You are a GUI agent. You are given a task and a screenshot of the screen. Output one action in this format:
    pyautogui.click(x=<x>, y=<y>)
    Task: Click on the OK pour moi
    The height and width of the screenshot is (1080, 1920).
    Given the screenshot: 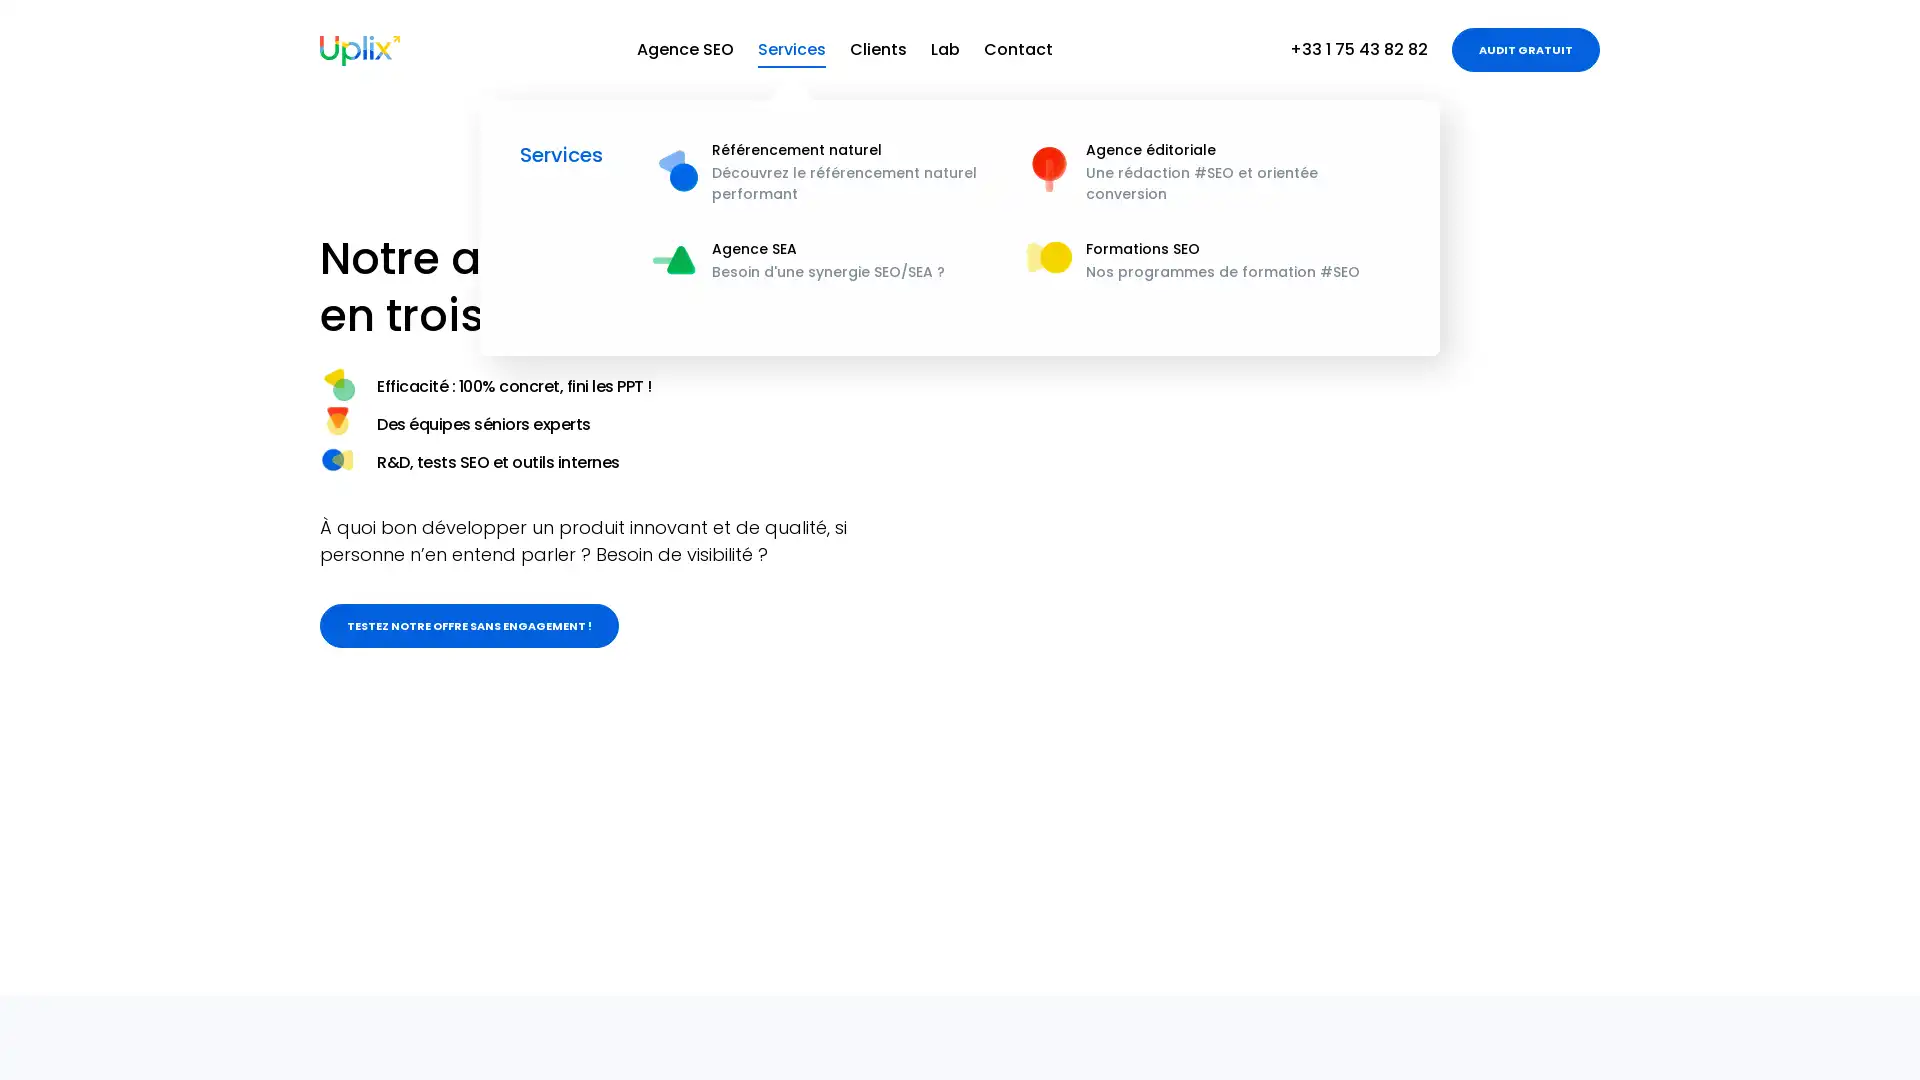 What is the action you would take?
    pyautogui.click(x=1829, y=978)
    